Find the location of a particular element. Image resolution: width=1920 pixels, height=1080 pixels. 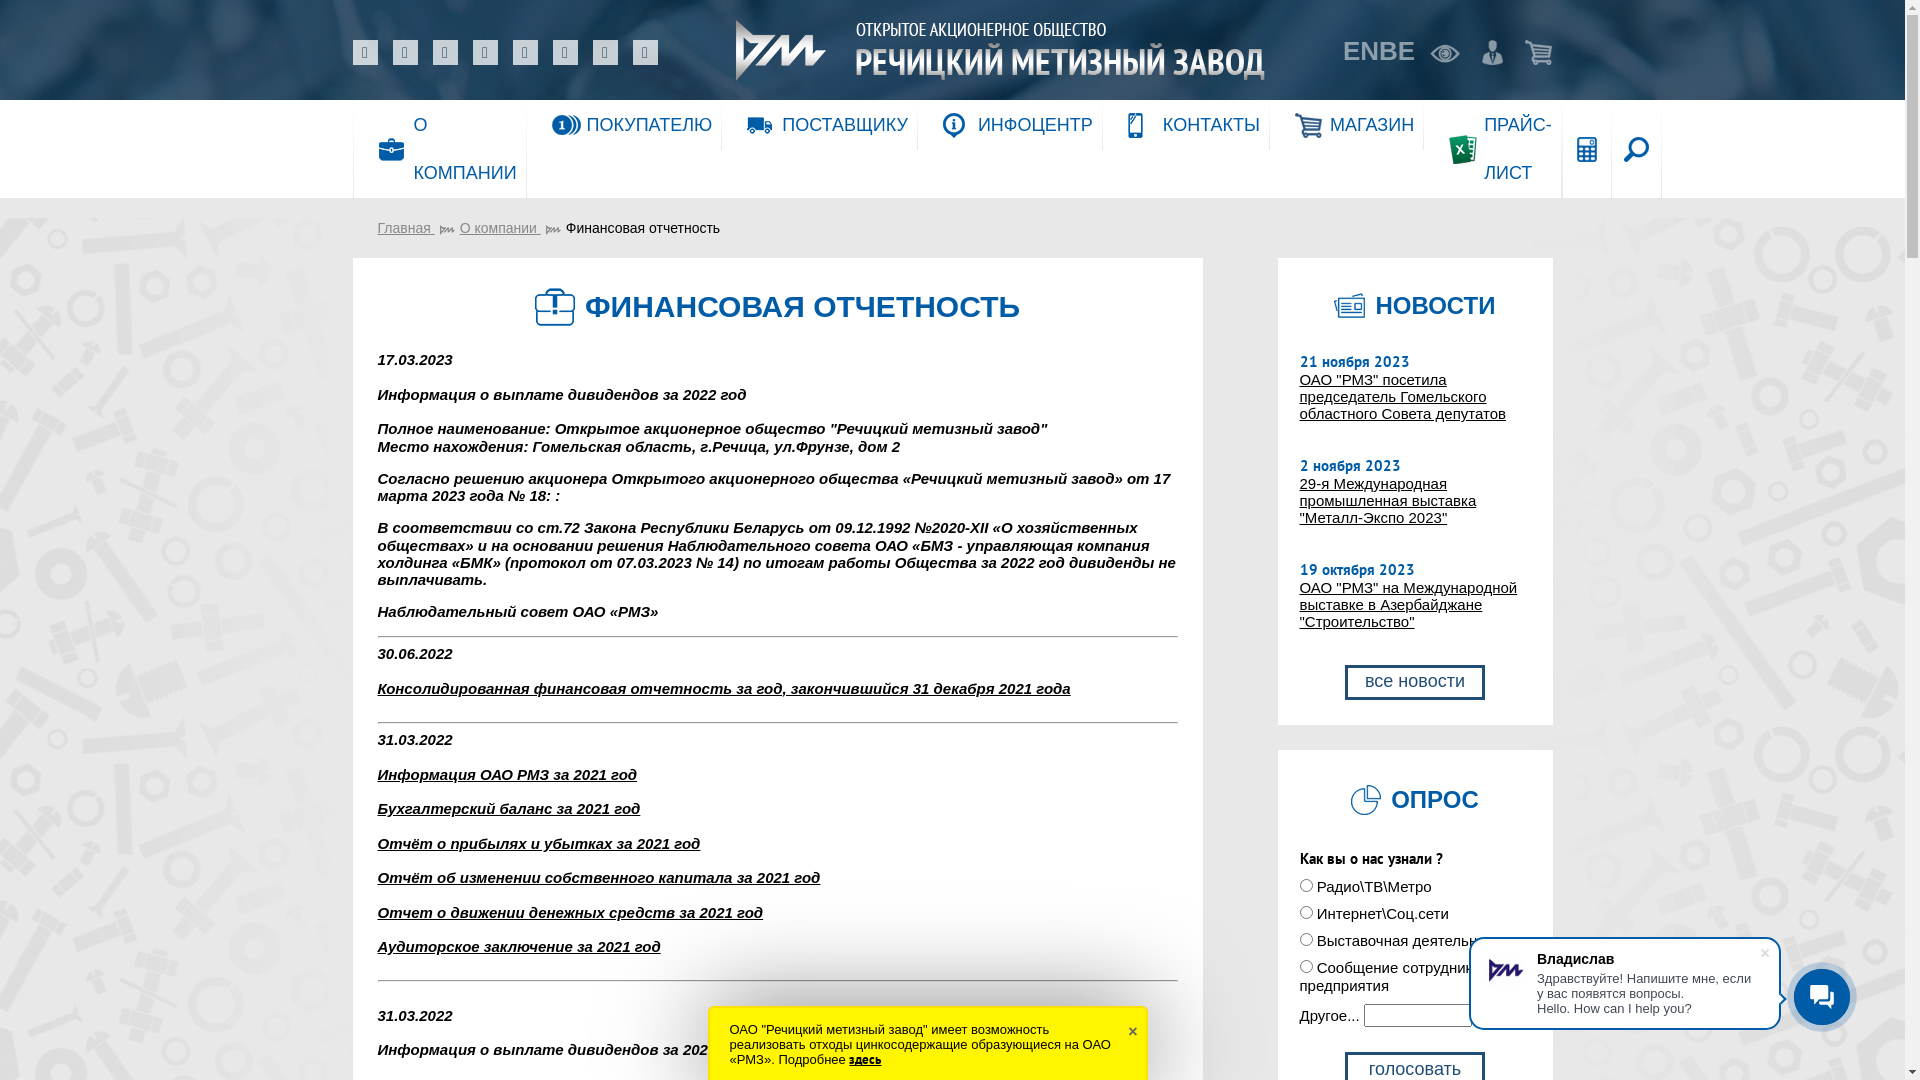

'Instagram' is located at coordinates (484, 51).